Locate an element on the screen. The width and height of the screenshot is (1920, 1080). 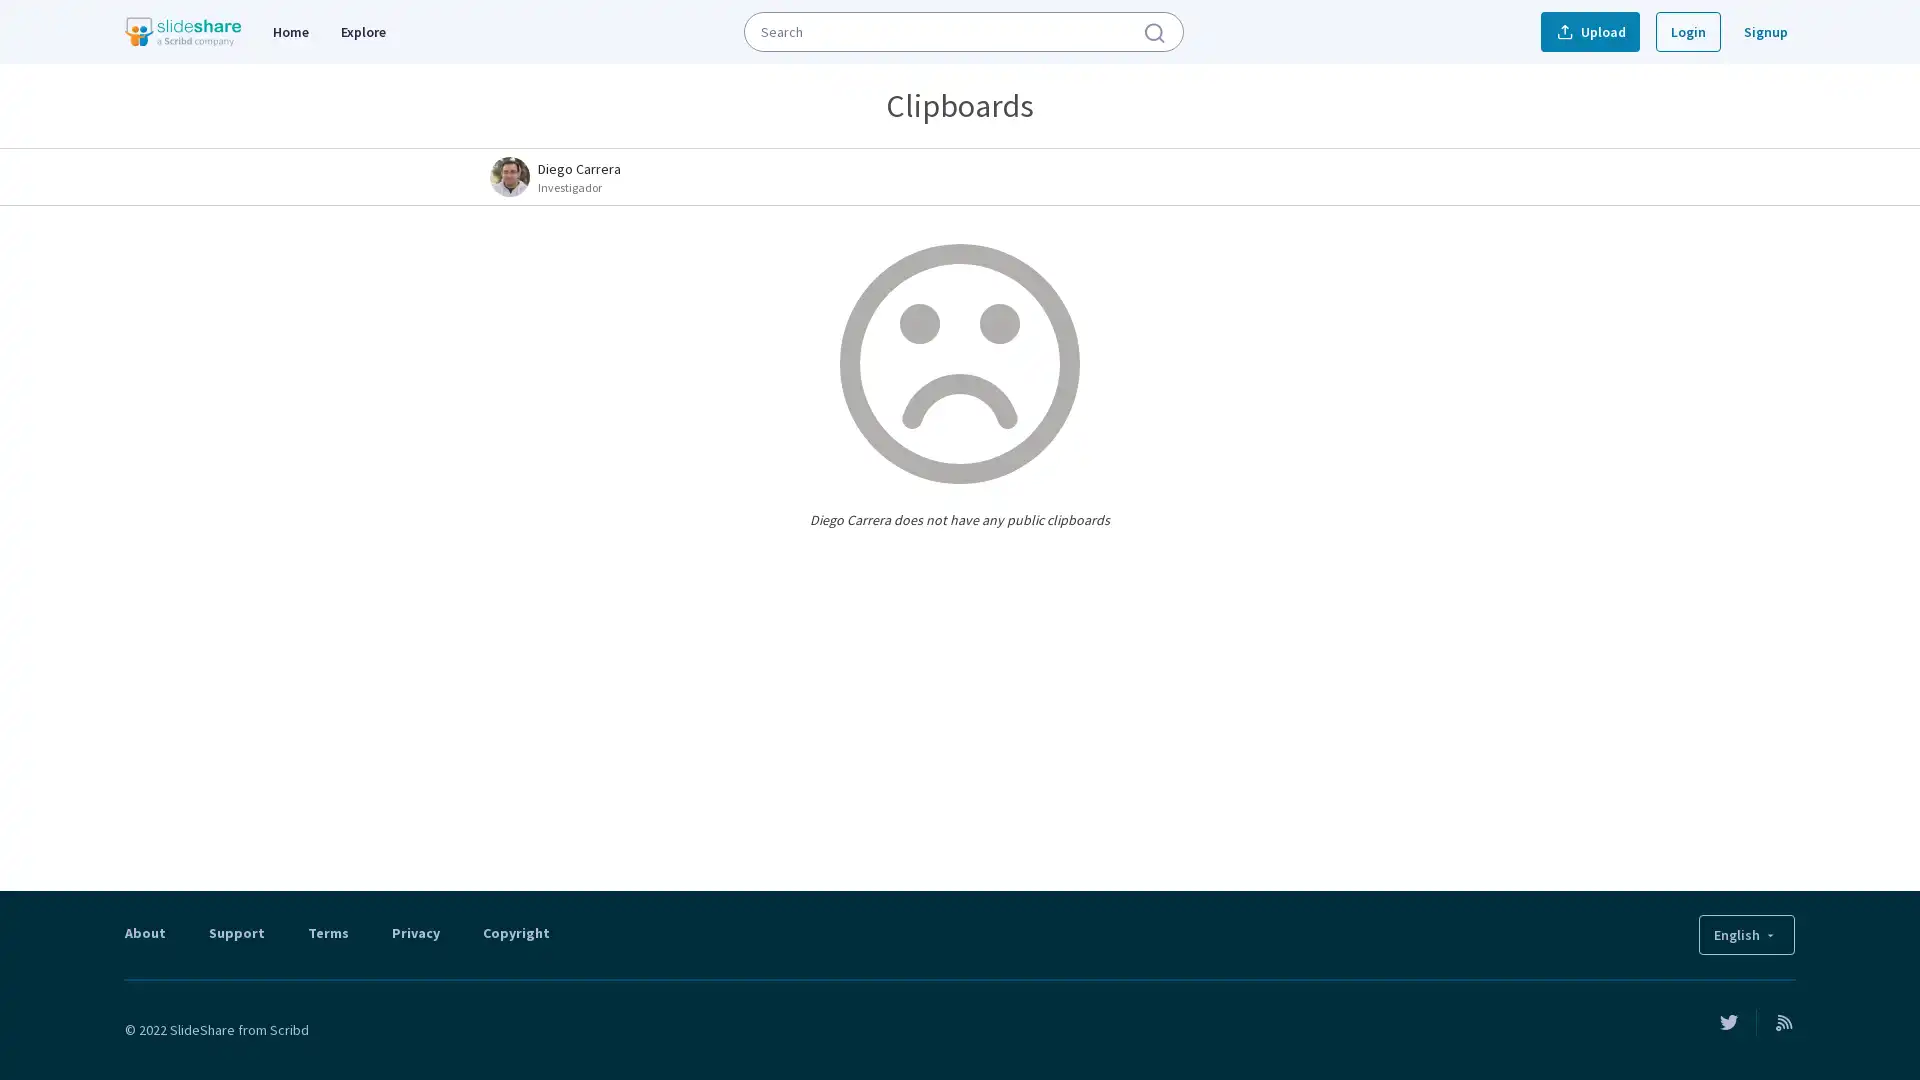
Submit Search is located at coordinates (1152, 32).